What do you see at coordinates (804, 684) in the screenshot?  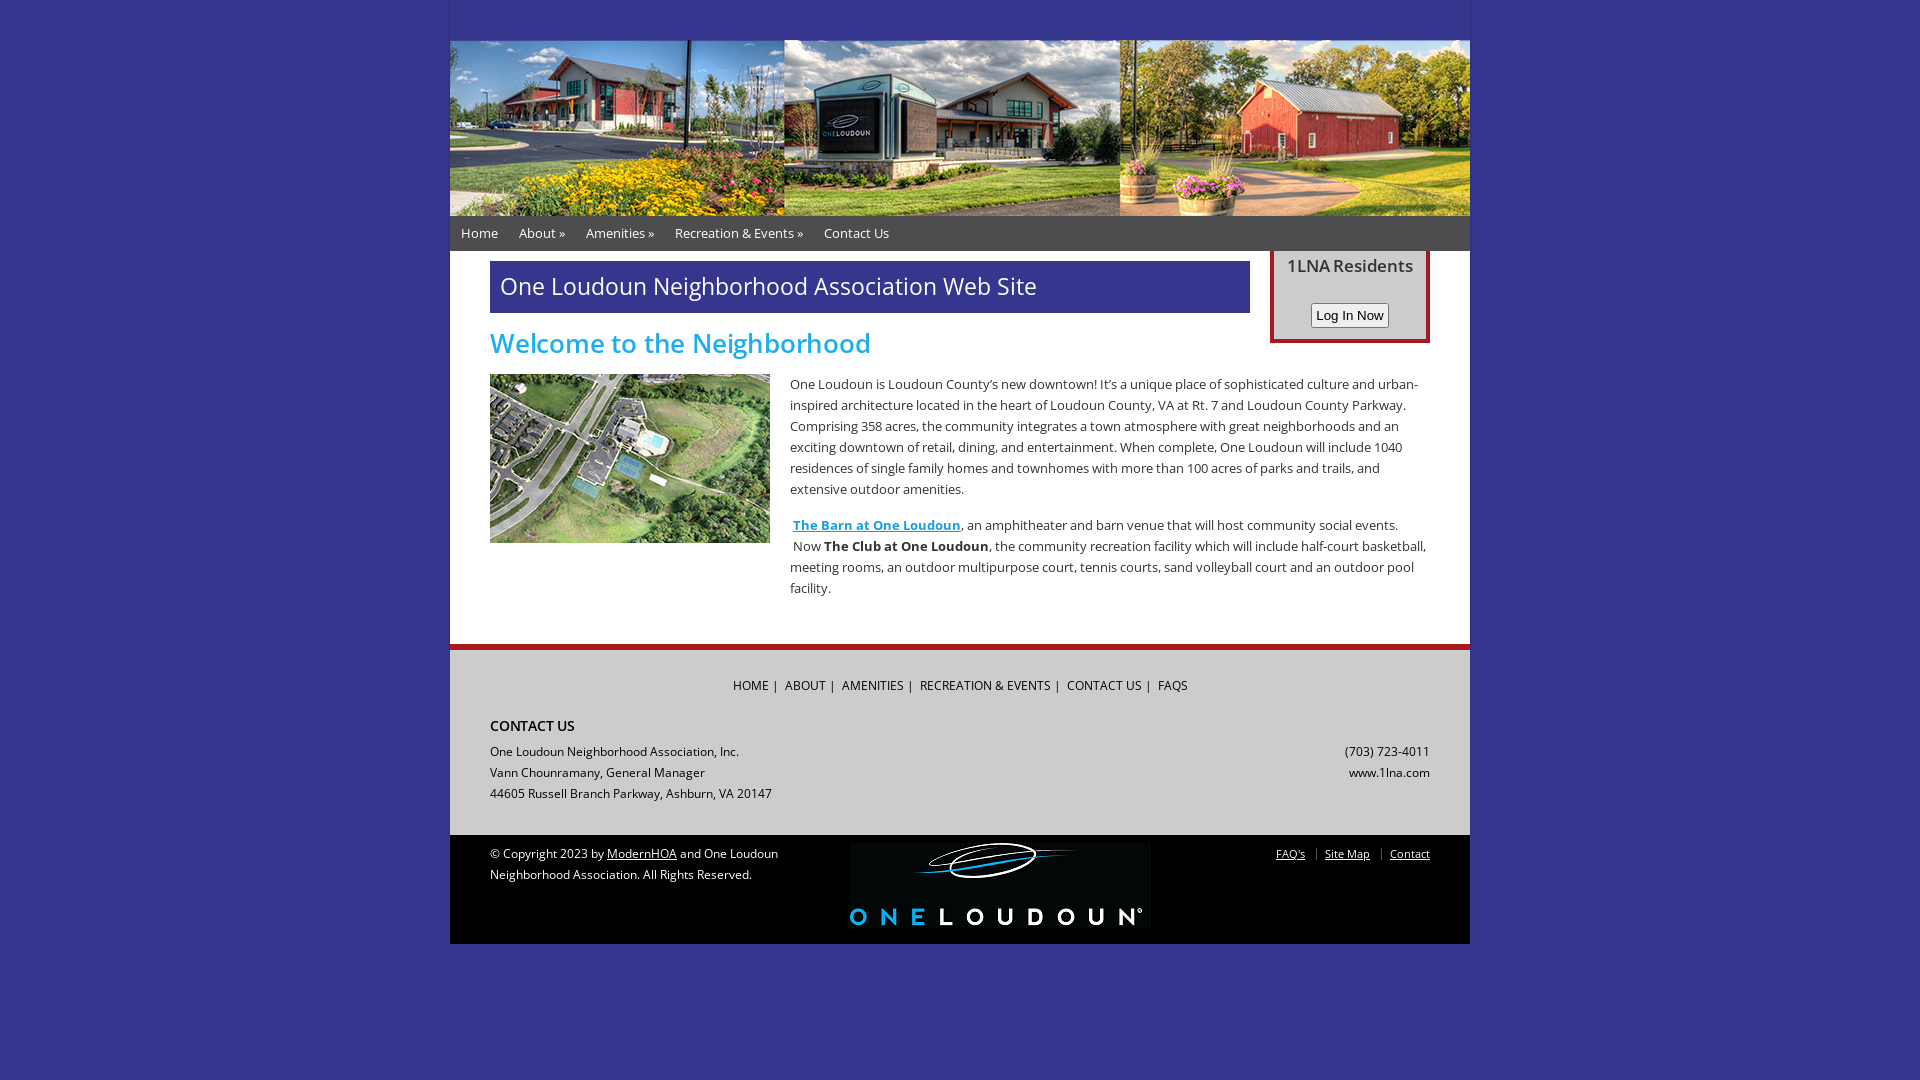 I see `'ABOUT'` at bounding box center [804, 684].